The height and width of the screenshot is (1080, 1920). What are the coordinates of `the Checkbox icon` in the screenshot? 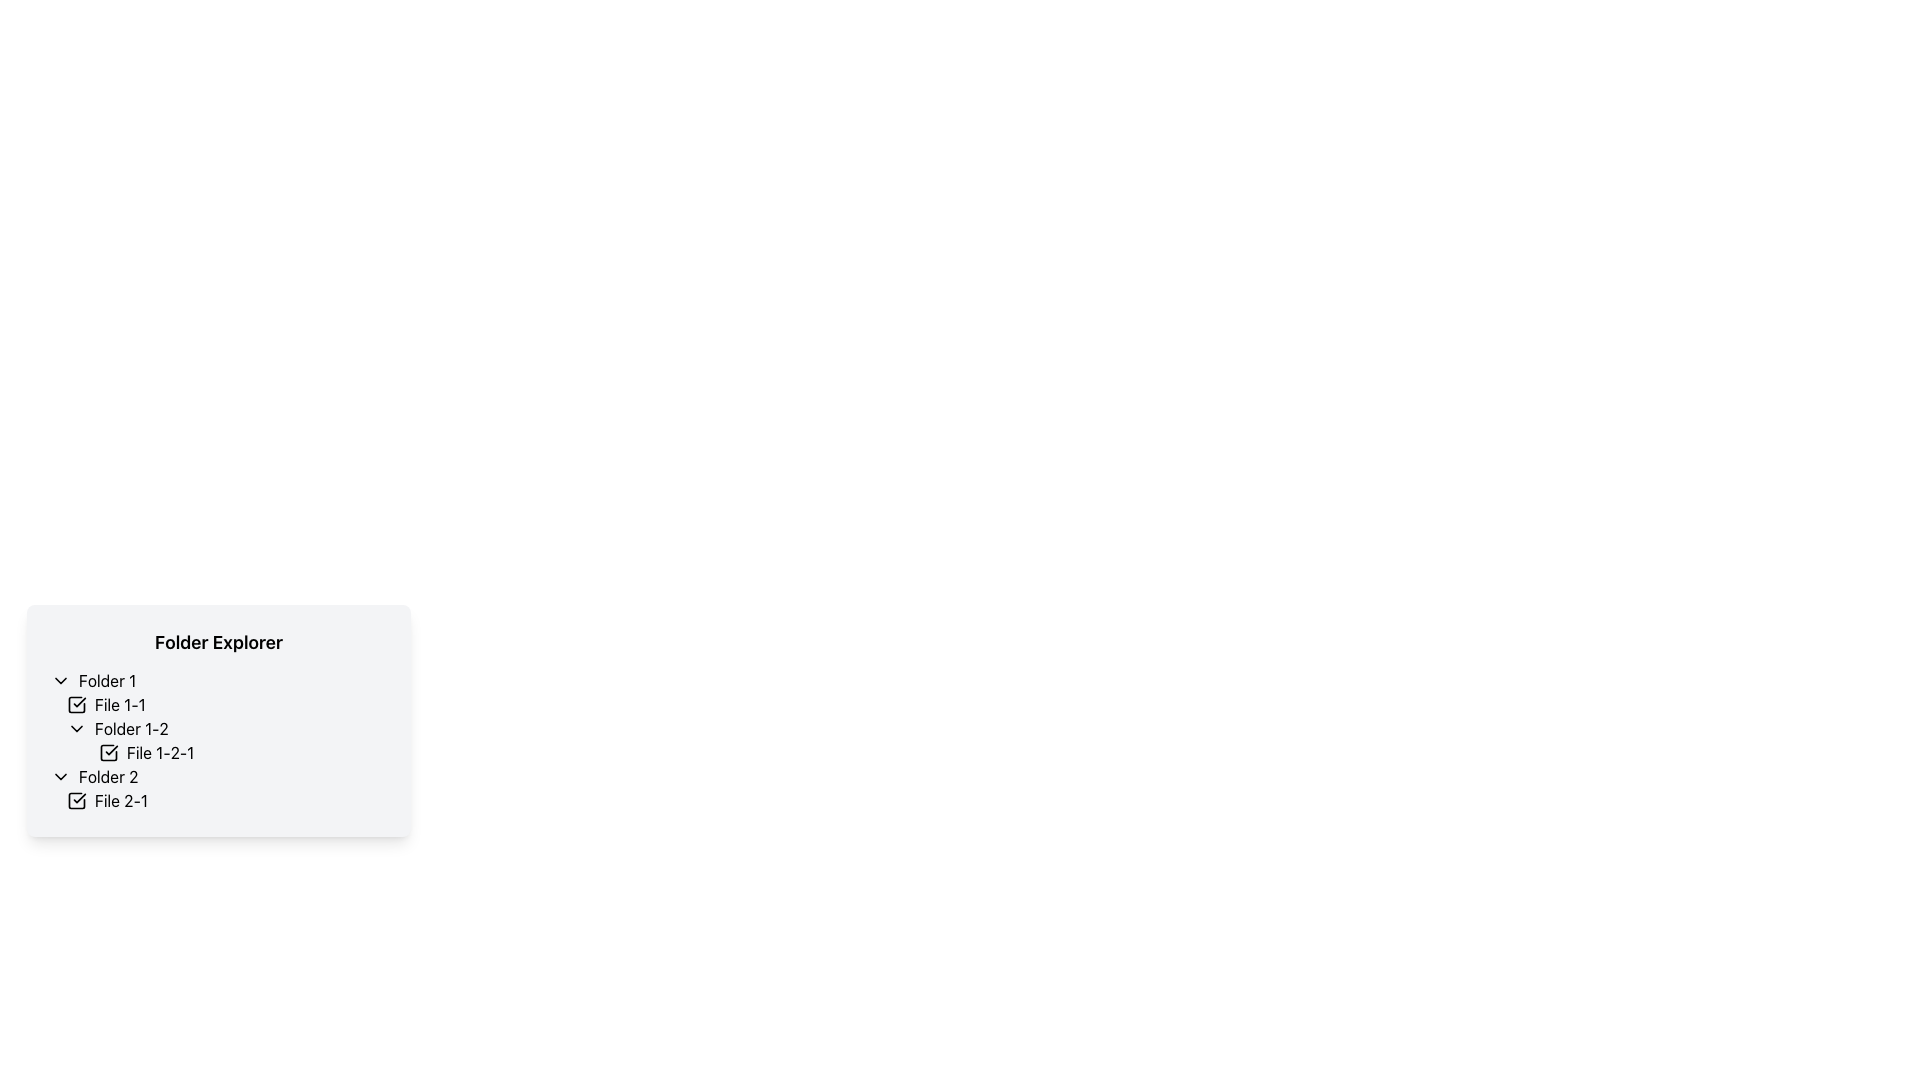 It's located at (76, 800).